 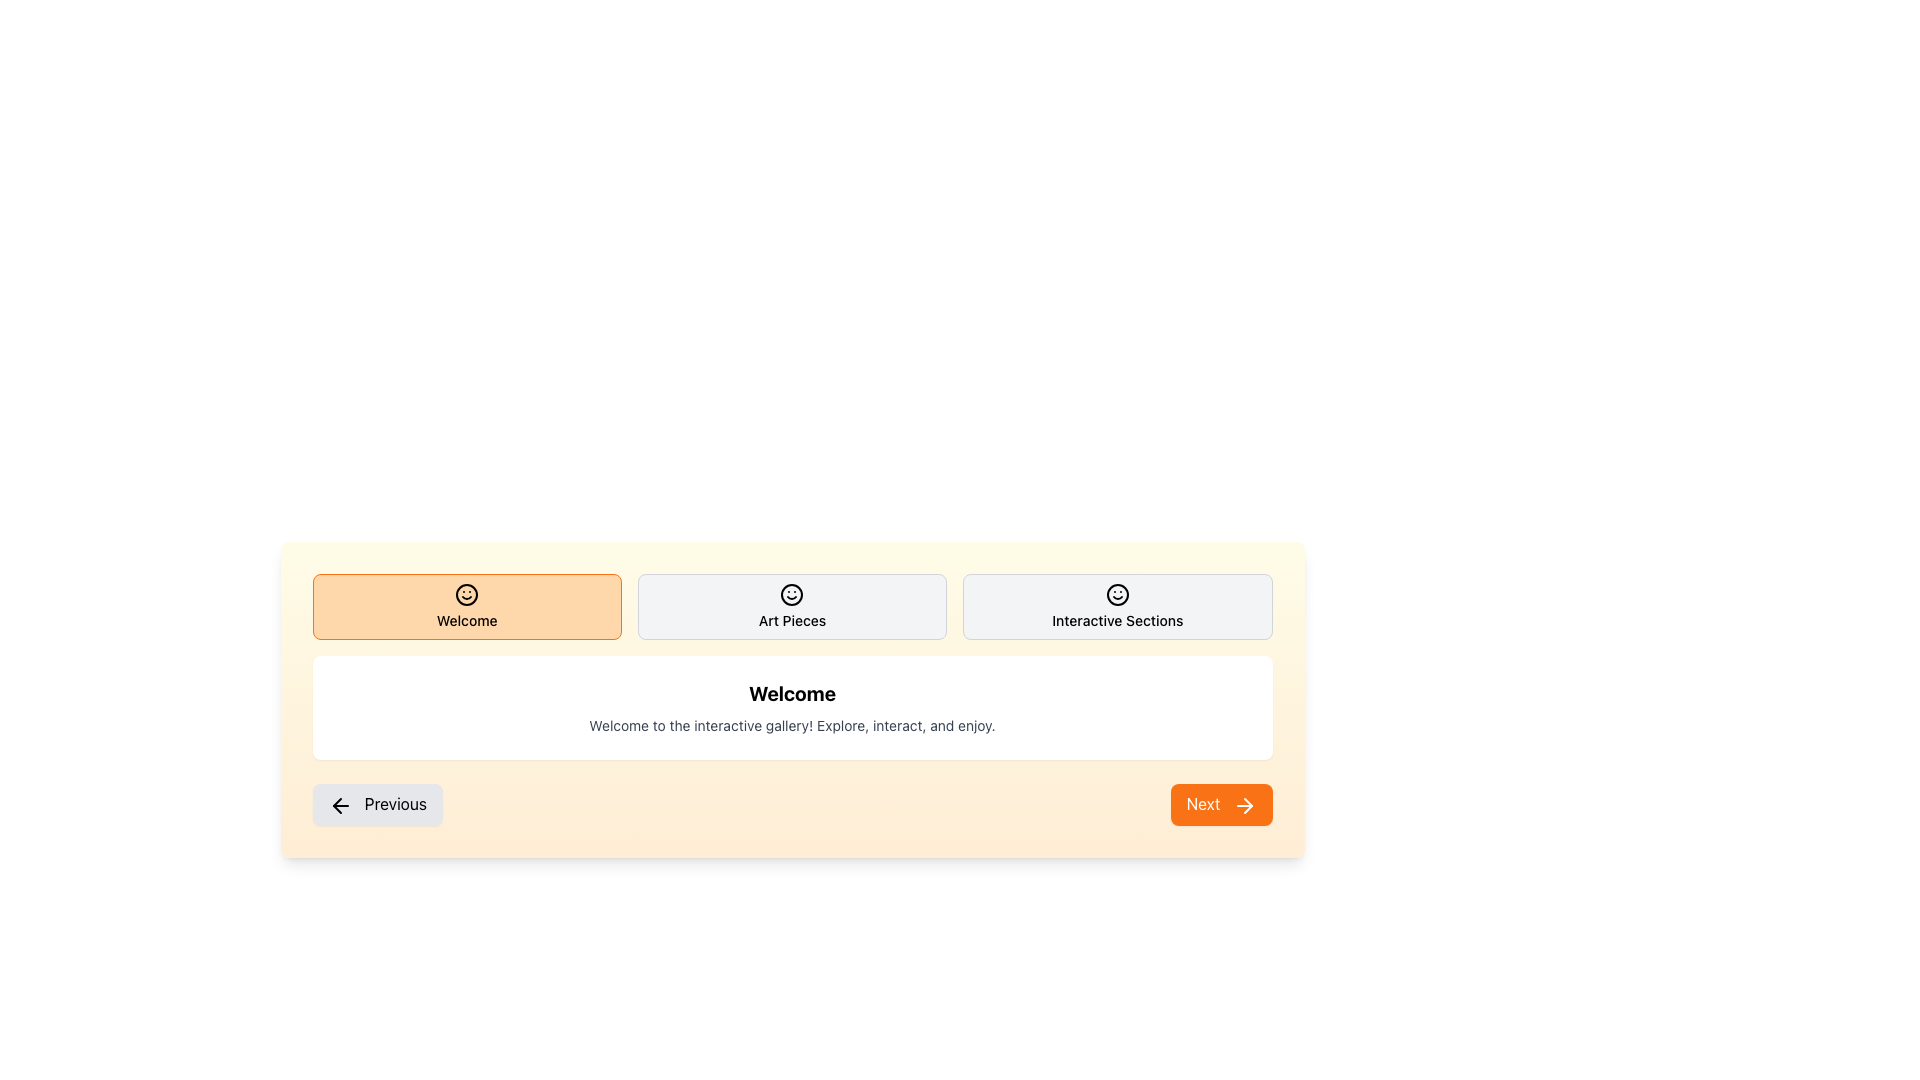 What do you see at coordinates (1116, 593) in the screenshot?
I see `the smiley face SVG Icon that serves as a visual indicator for the 'Interactive Sections' option, positioned in the top row of the interface as the third option in a horizontal list` at bounding box center [1116, 593].